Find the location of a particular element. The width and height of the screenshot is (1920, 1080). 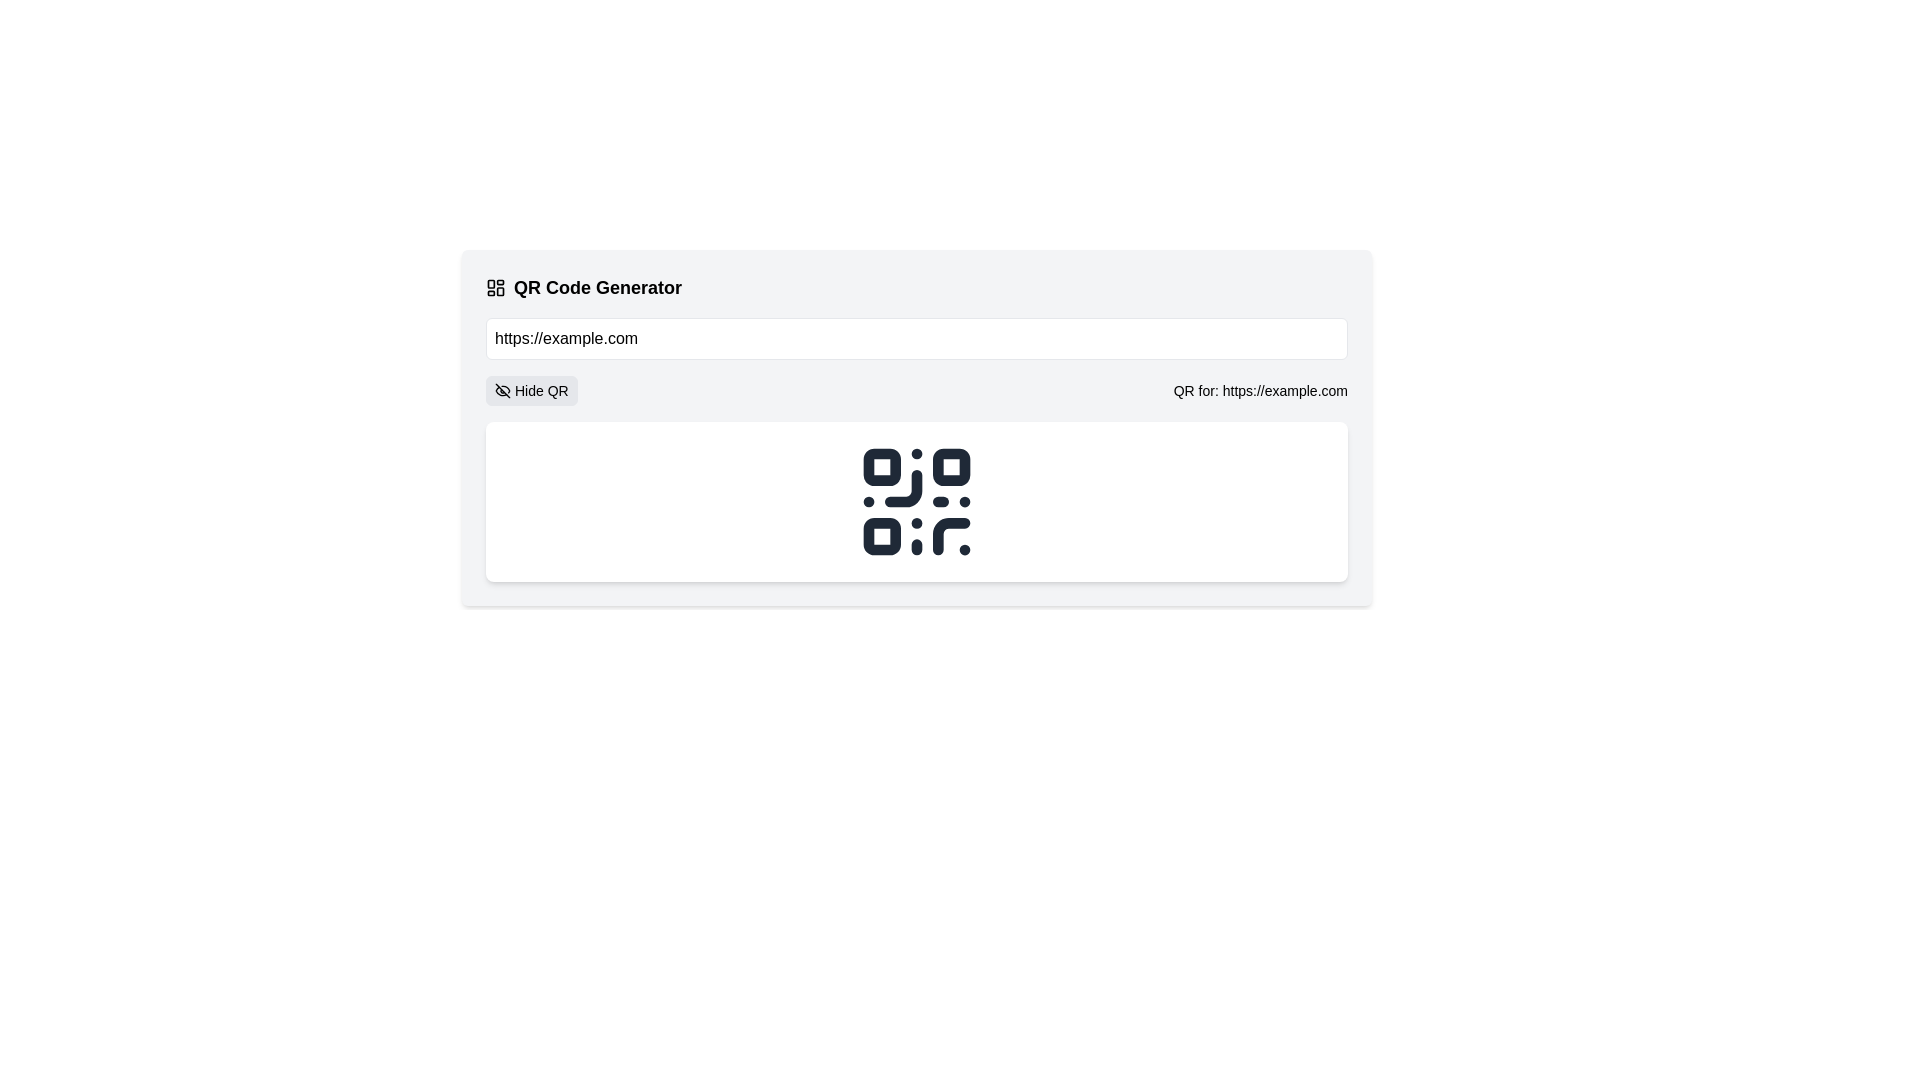

the eye-off icon, which is a crossed-out eye located on the left side of the 'Hide QR' button below the text input field is located at coordinates (503, 390).